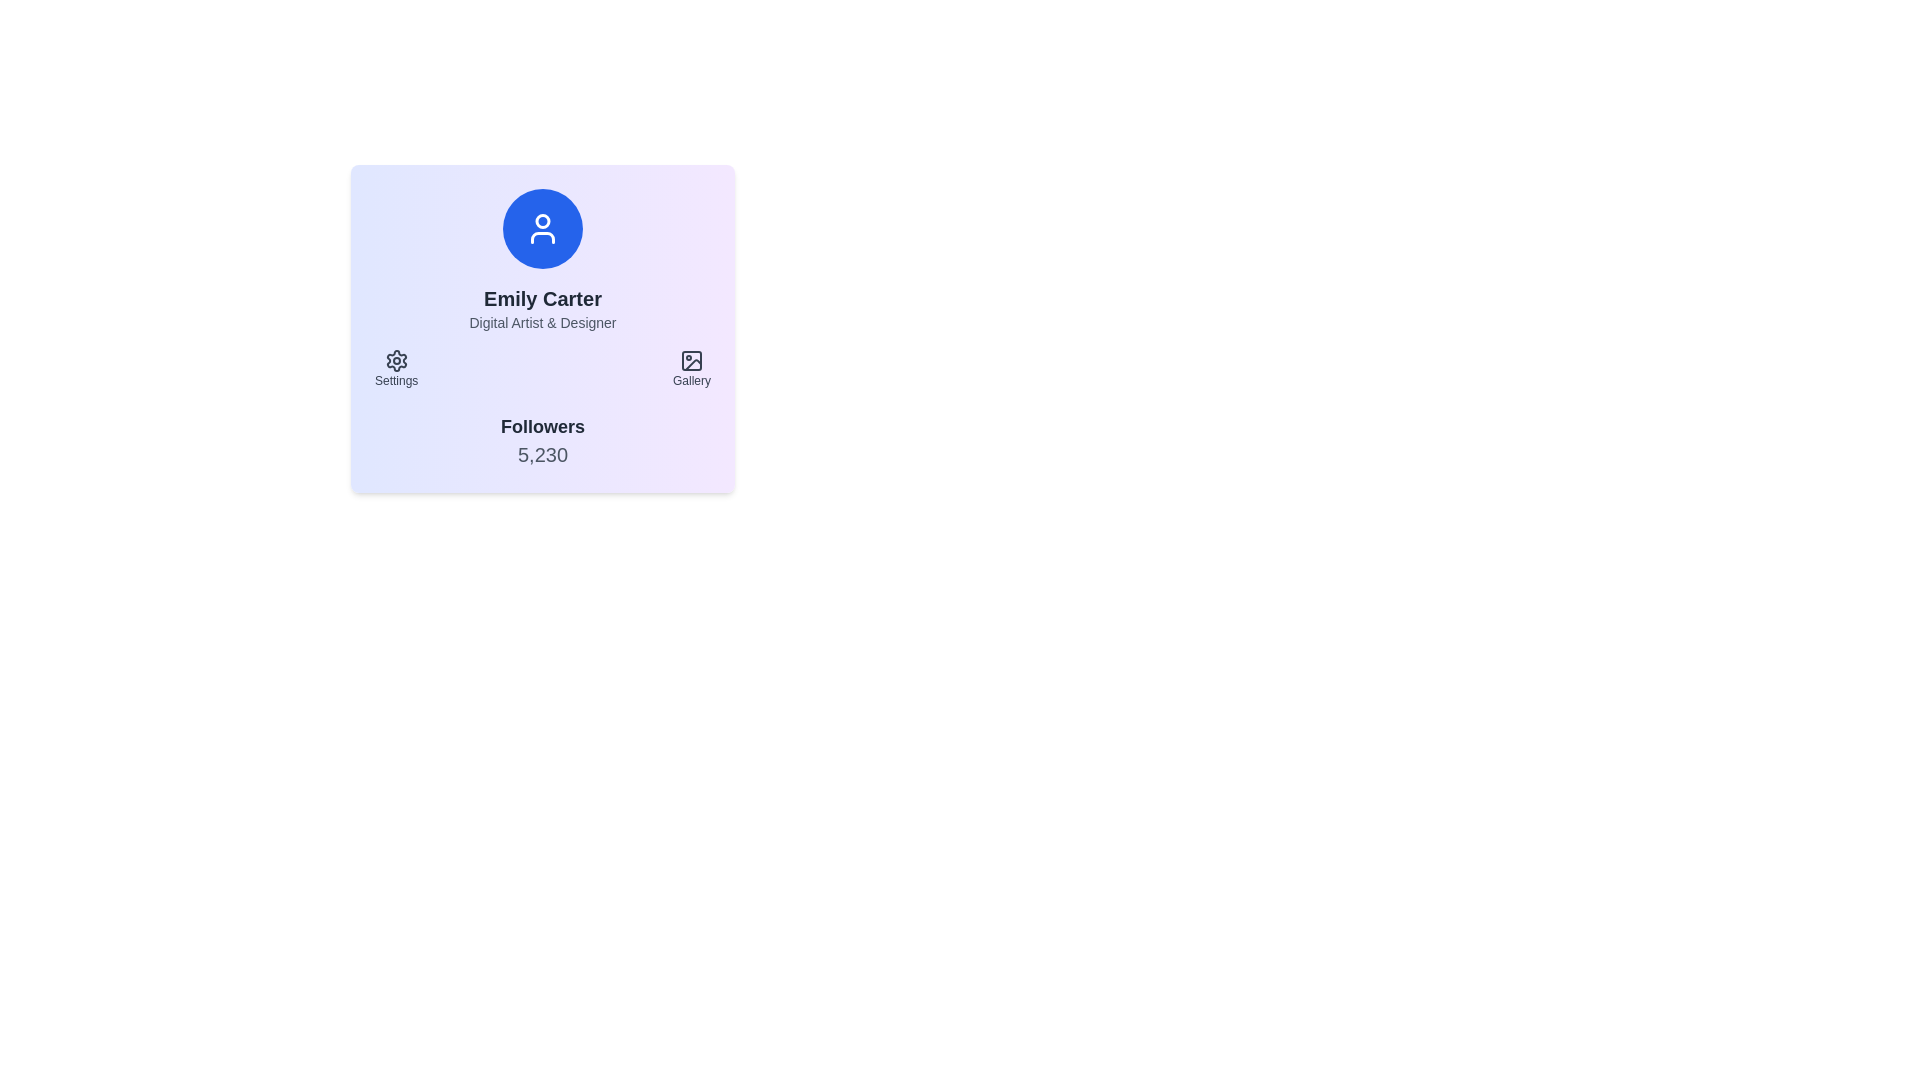 The height and width of the screenshot is (1080, 1920). I want to click on the 'Followers' text display section located at the bottom of the profile card, which shows the label 'Followers' and the number '5,230', so click(542, 439).